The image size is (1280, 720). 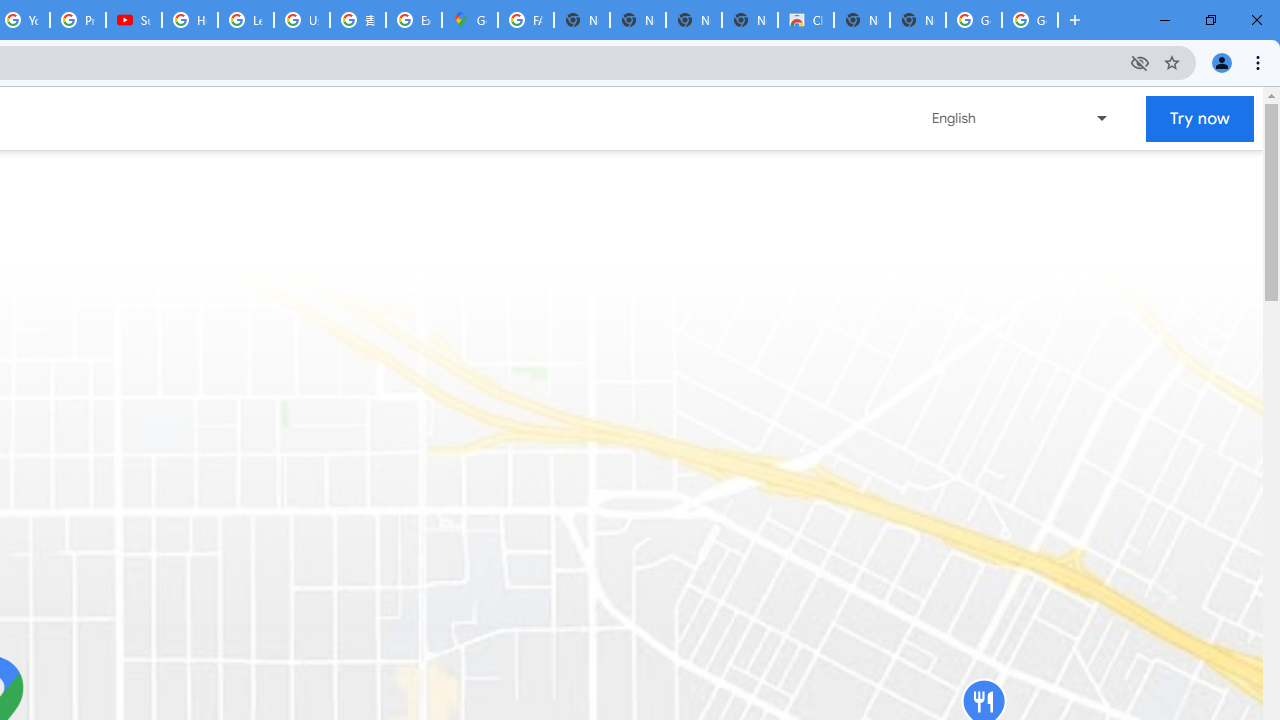 What do you see at coordinates (1220, 61) in the screenshot?
I see `'You'` at bounding box center [1220, 61].